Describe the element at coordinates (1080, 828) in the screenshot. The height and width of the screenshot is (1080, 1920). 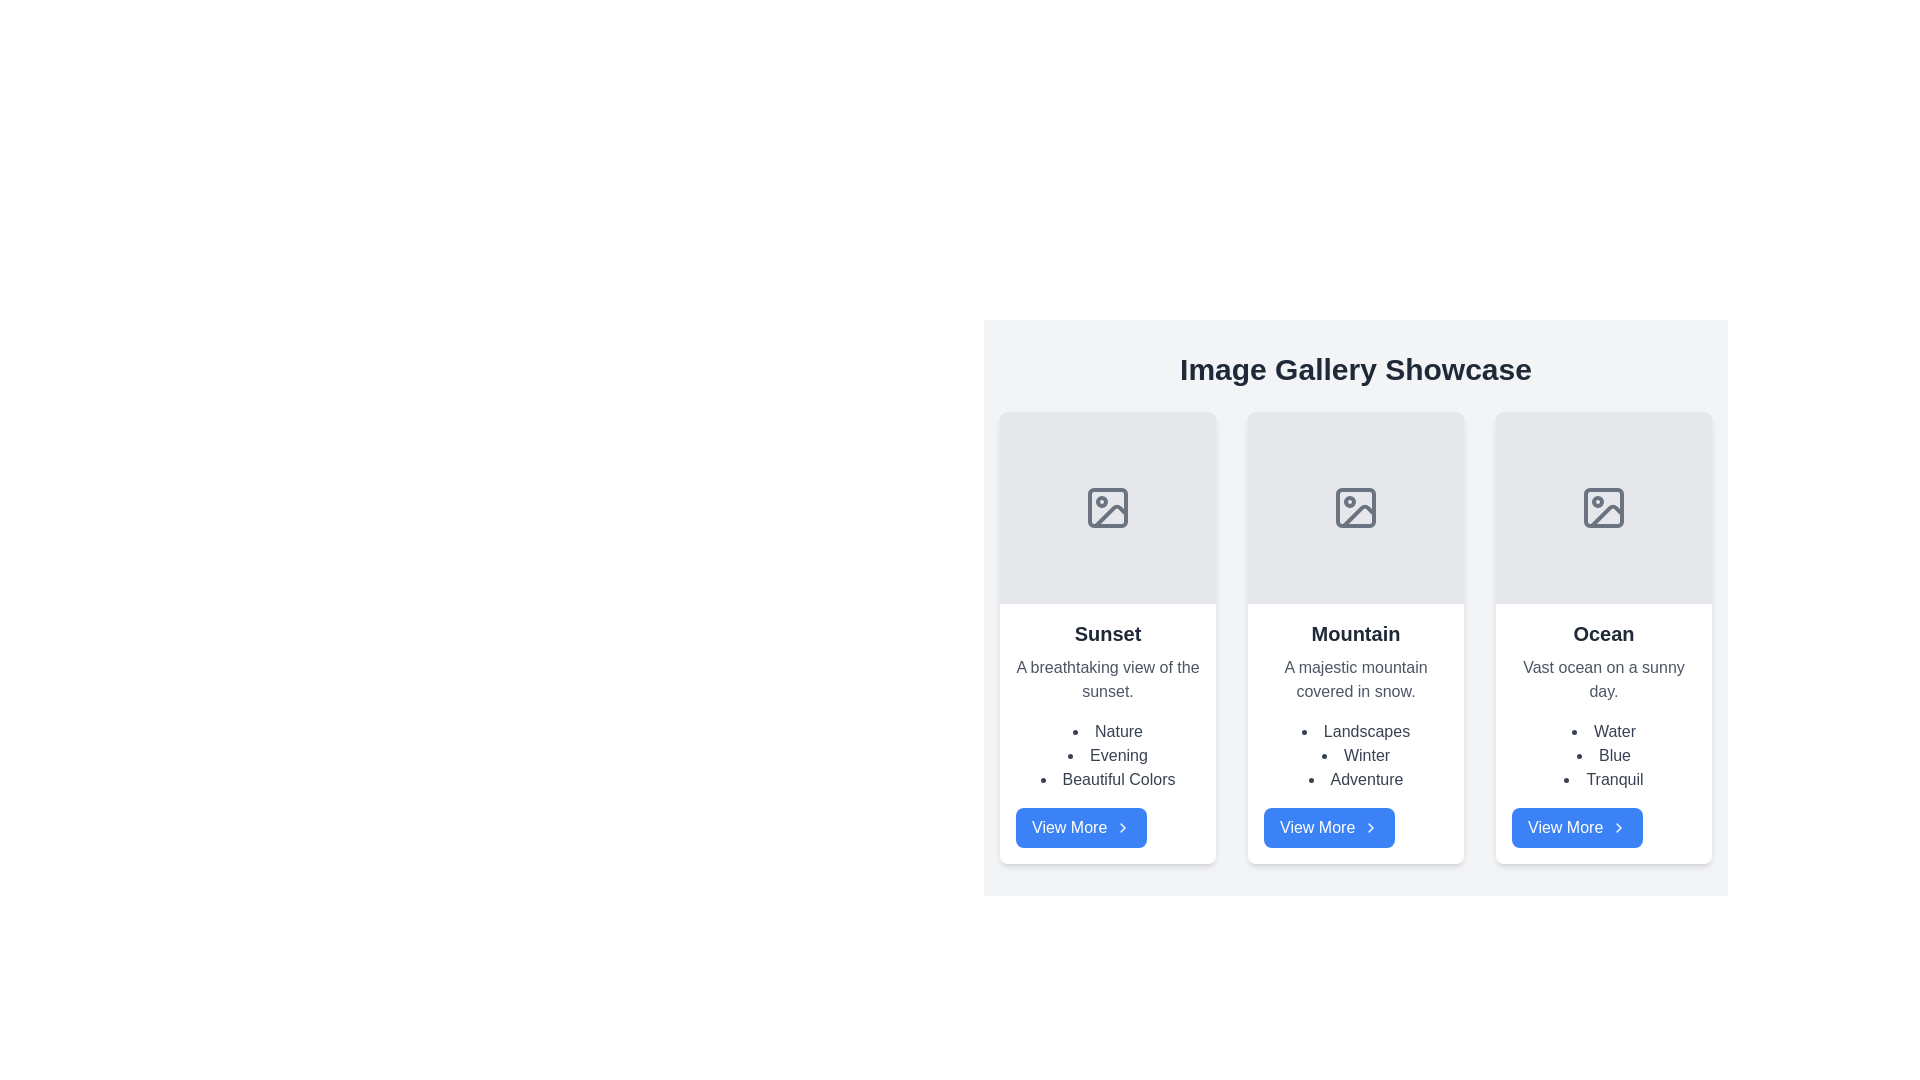
I see `the button located at the bottom of the 'Sunset' card` at that location.